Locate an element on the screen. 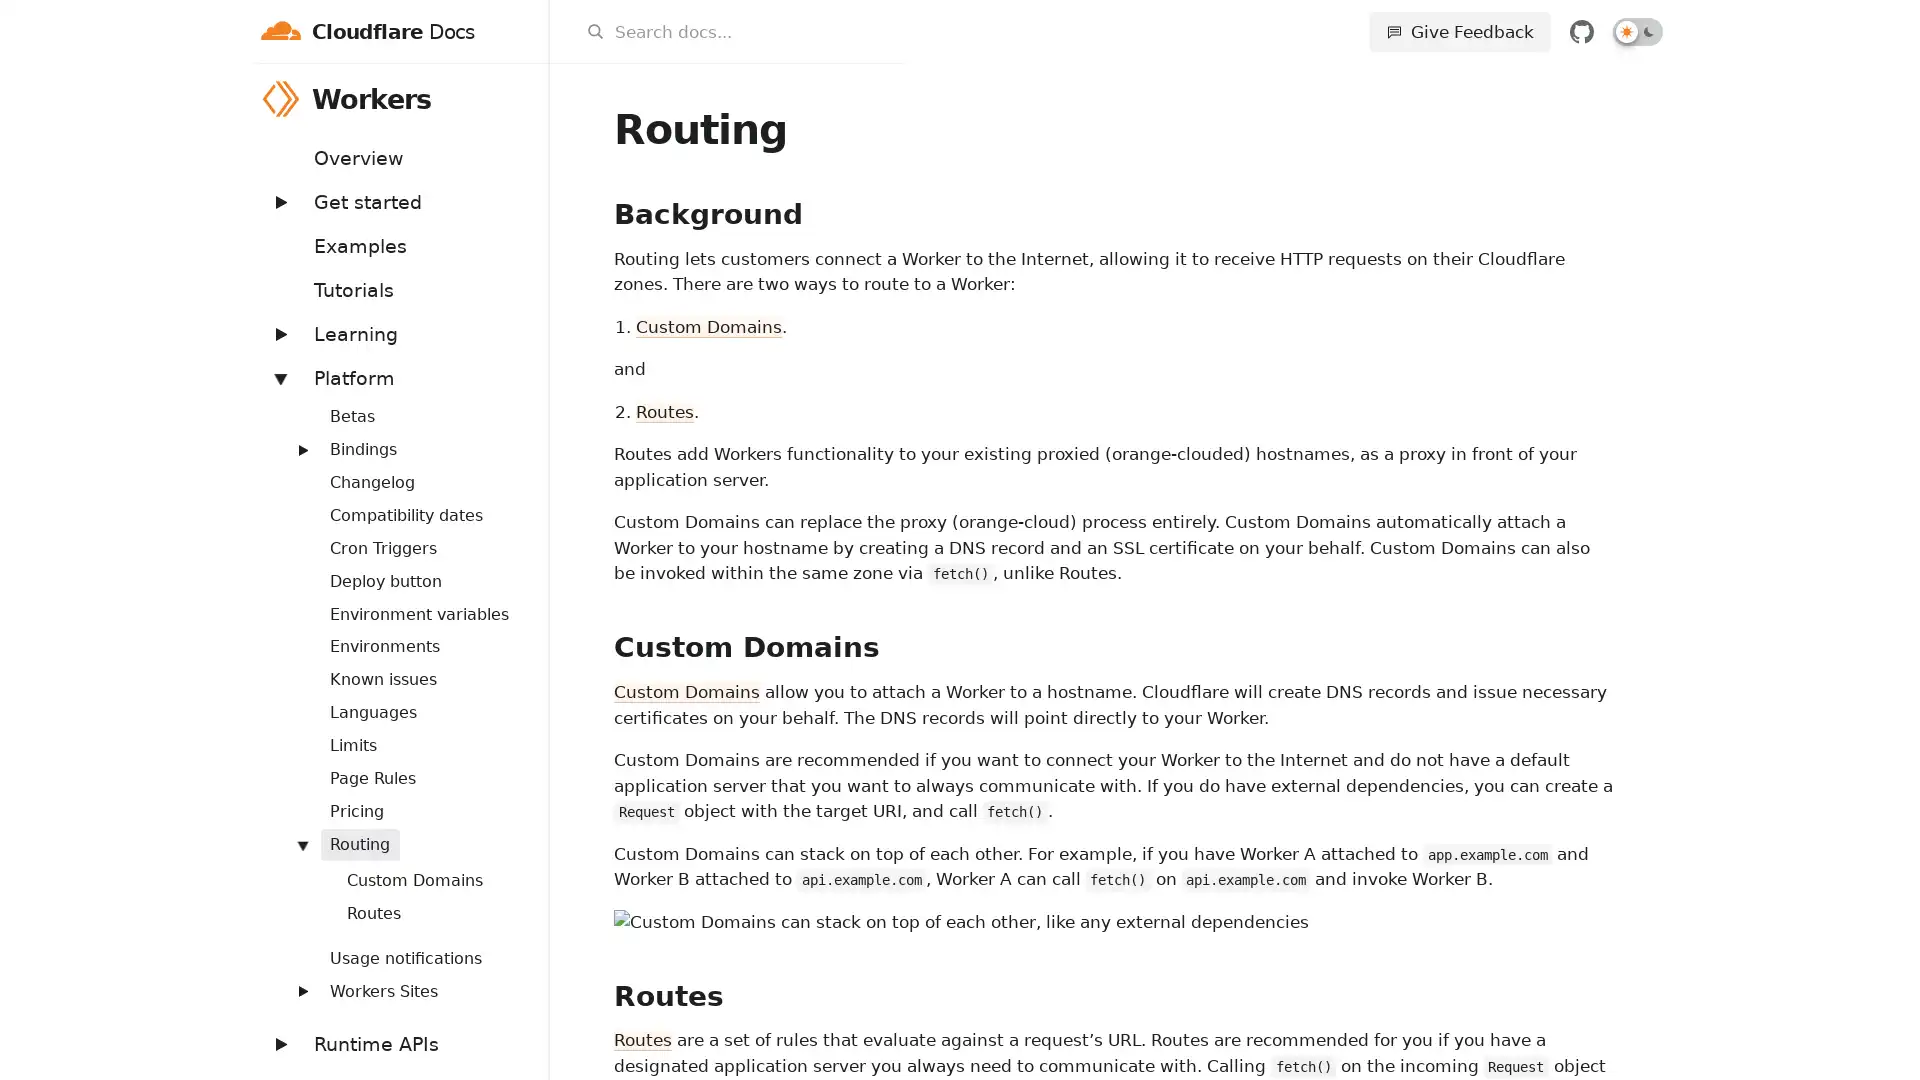 Image resolution: width=1920 pixels, height=1080 pixels. Expand: Platform is located at coordinates (278, 377).